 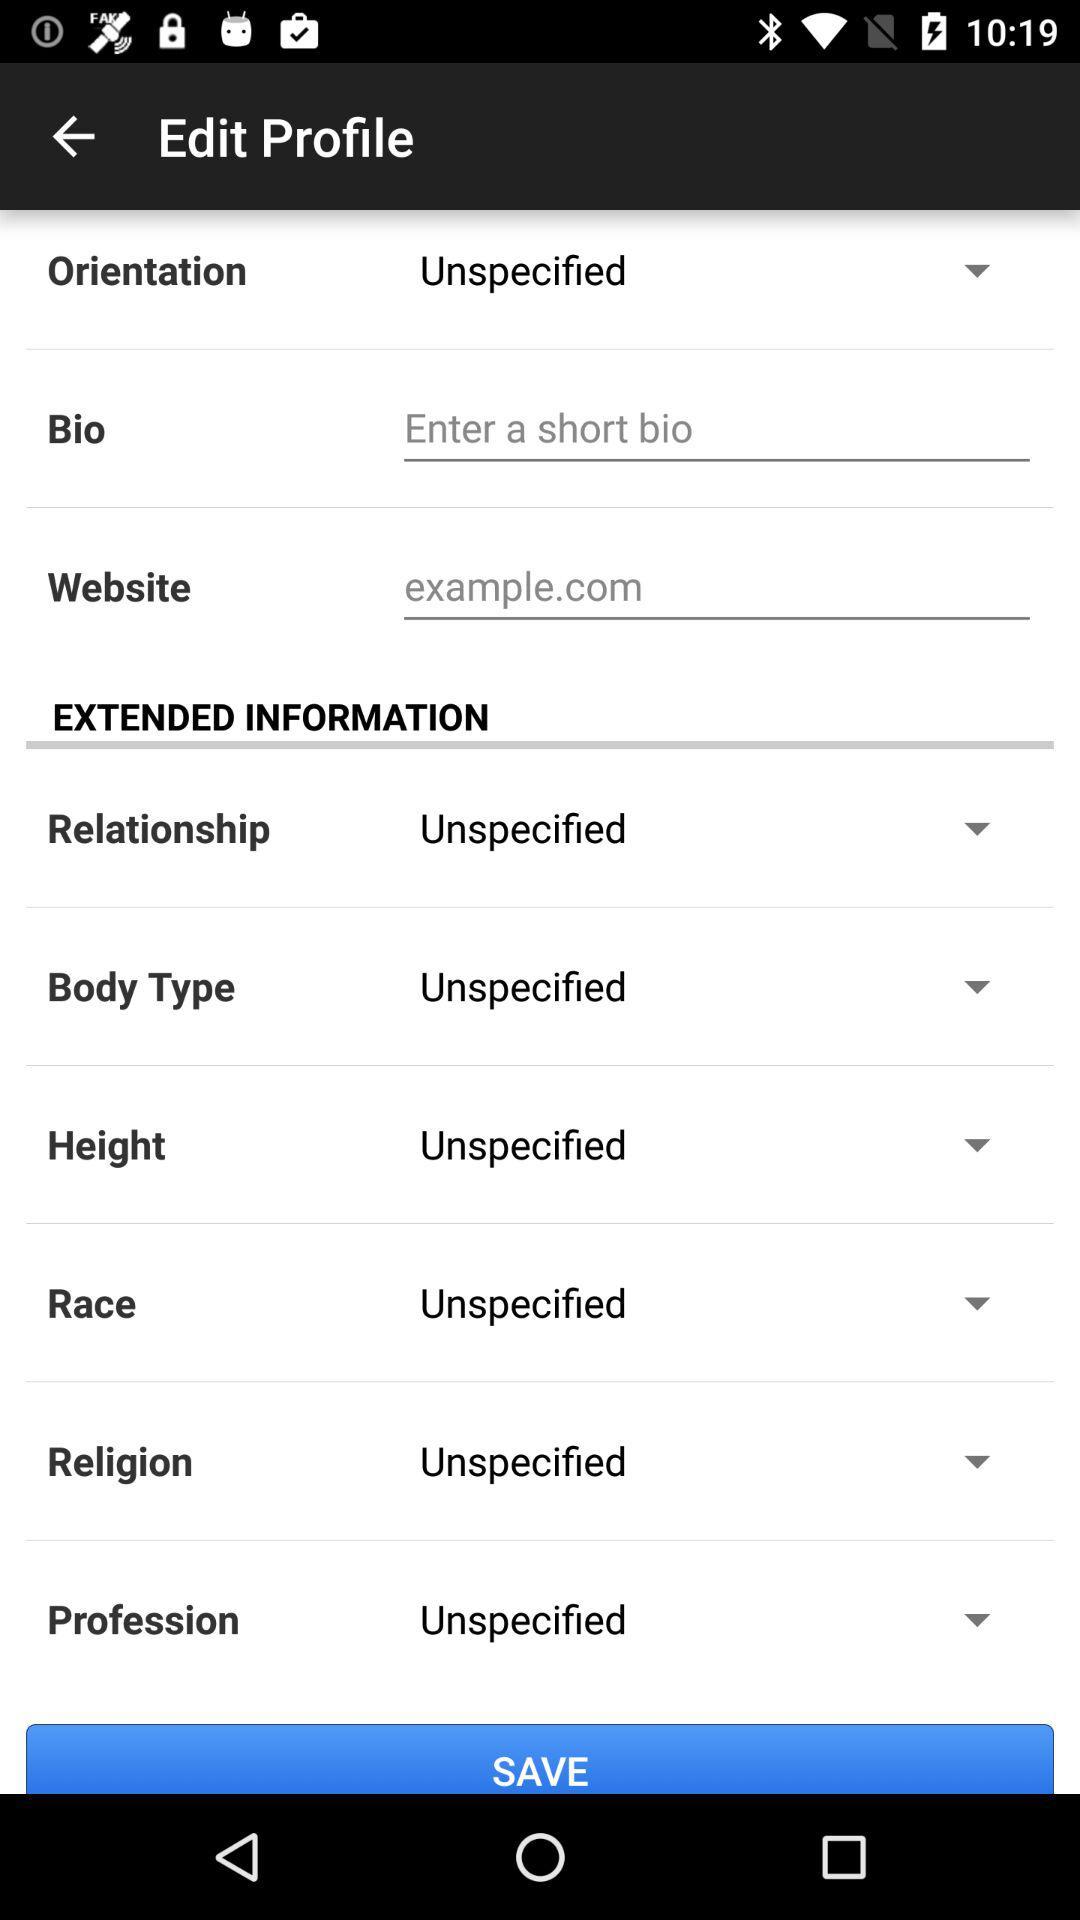 What do you see at coordinates (716, 427) in the screenshot?
I see `bio details` at bounding box center [716, 427].